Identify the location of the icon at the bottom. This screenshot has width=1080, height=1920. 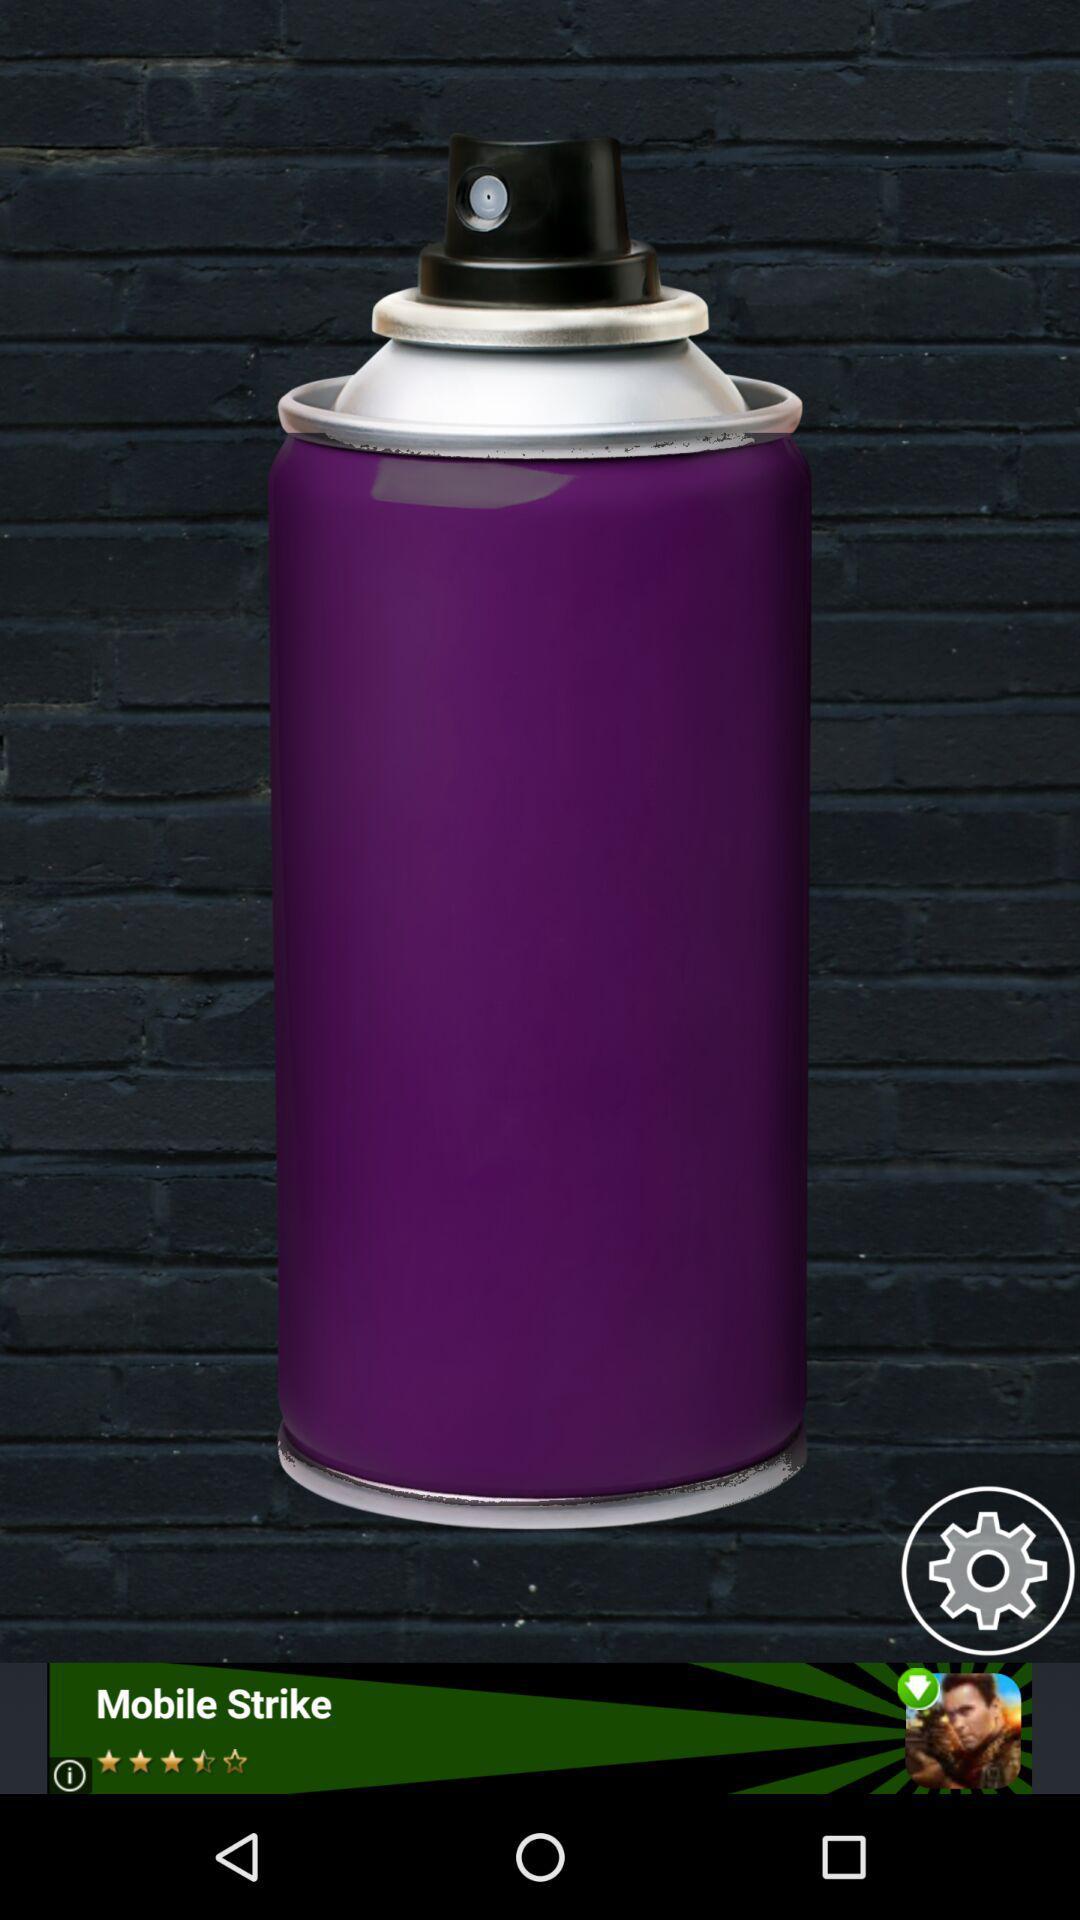
(538, 1727).